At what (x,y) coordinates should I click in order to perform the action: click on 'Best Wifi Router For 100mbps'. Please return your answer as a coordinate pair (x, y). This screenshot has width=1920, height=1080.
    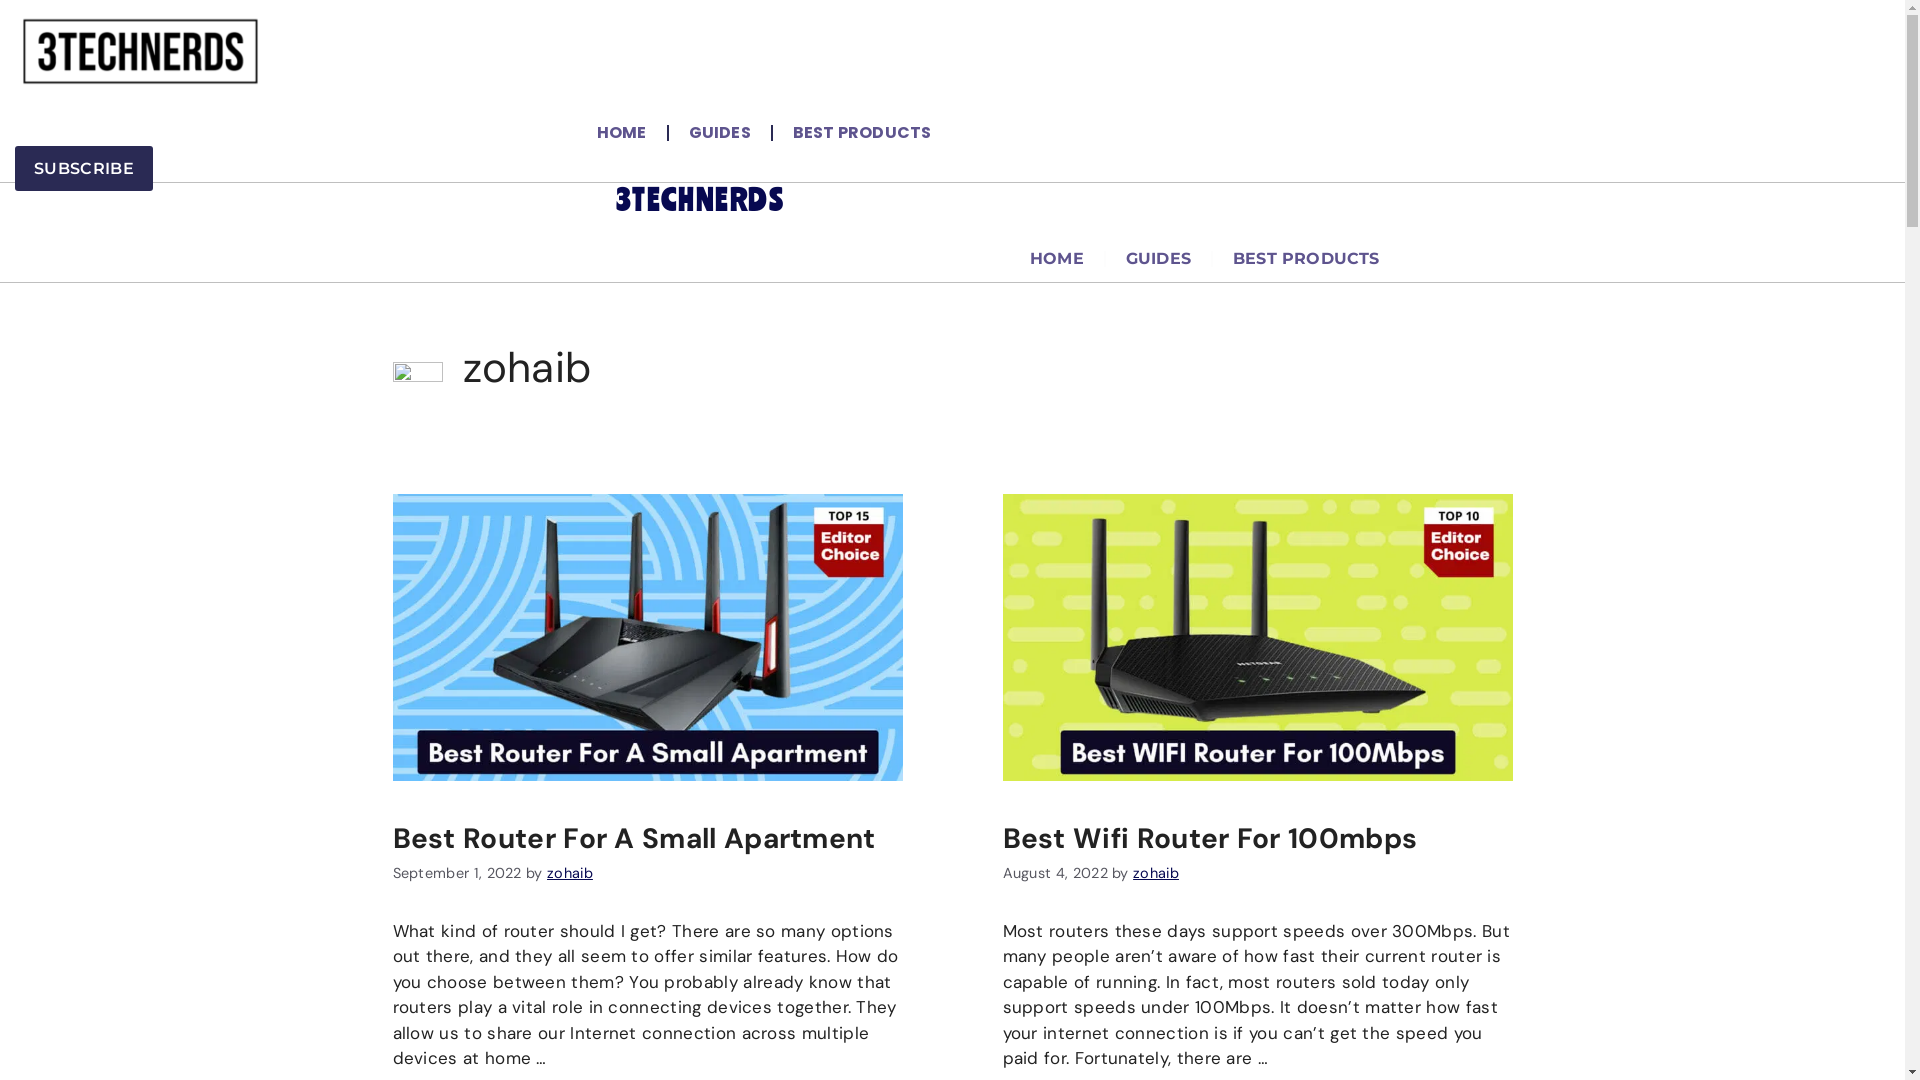
    Looking at the image, I should click on (1208, 838).